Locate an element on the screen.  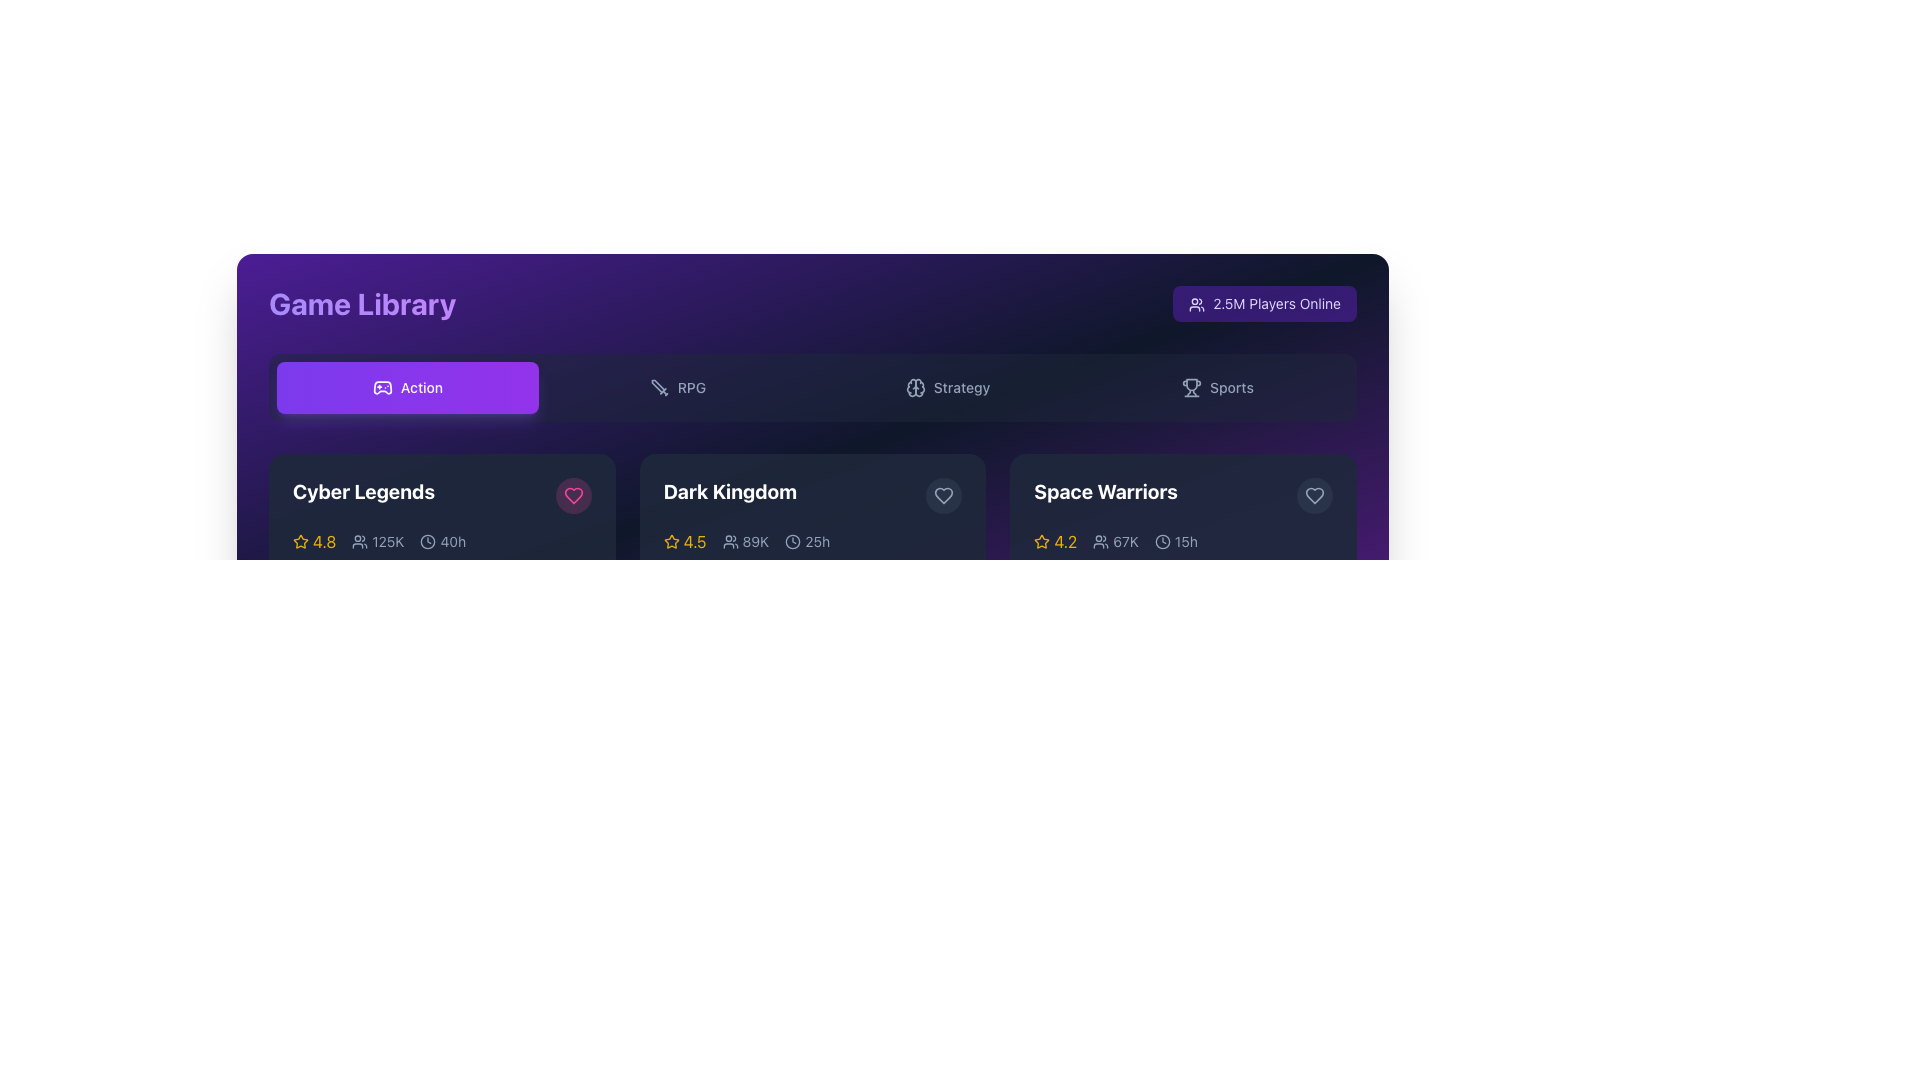
the interactive button located to the right of the 'Cyber Legends' text in the first card of the 'Game Library' to mark it as a favorite is located at coordinates (572, 495).